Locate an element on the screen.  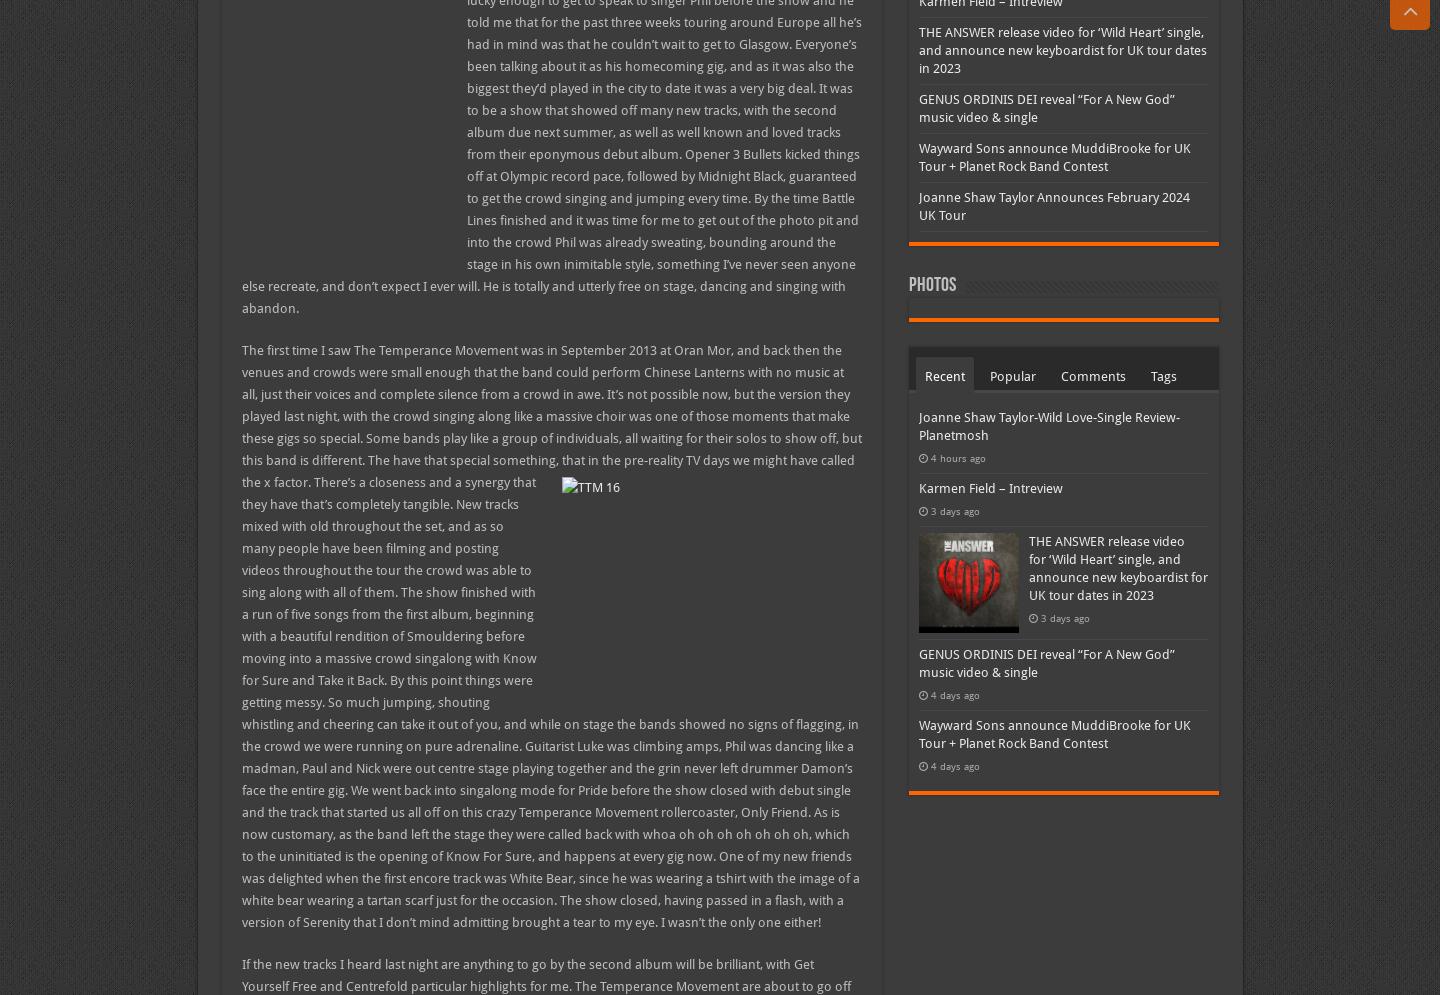
'Karmen Field – Intreview' is located at coordinates (989, 487).